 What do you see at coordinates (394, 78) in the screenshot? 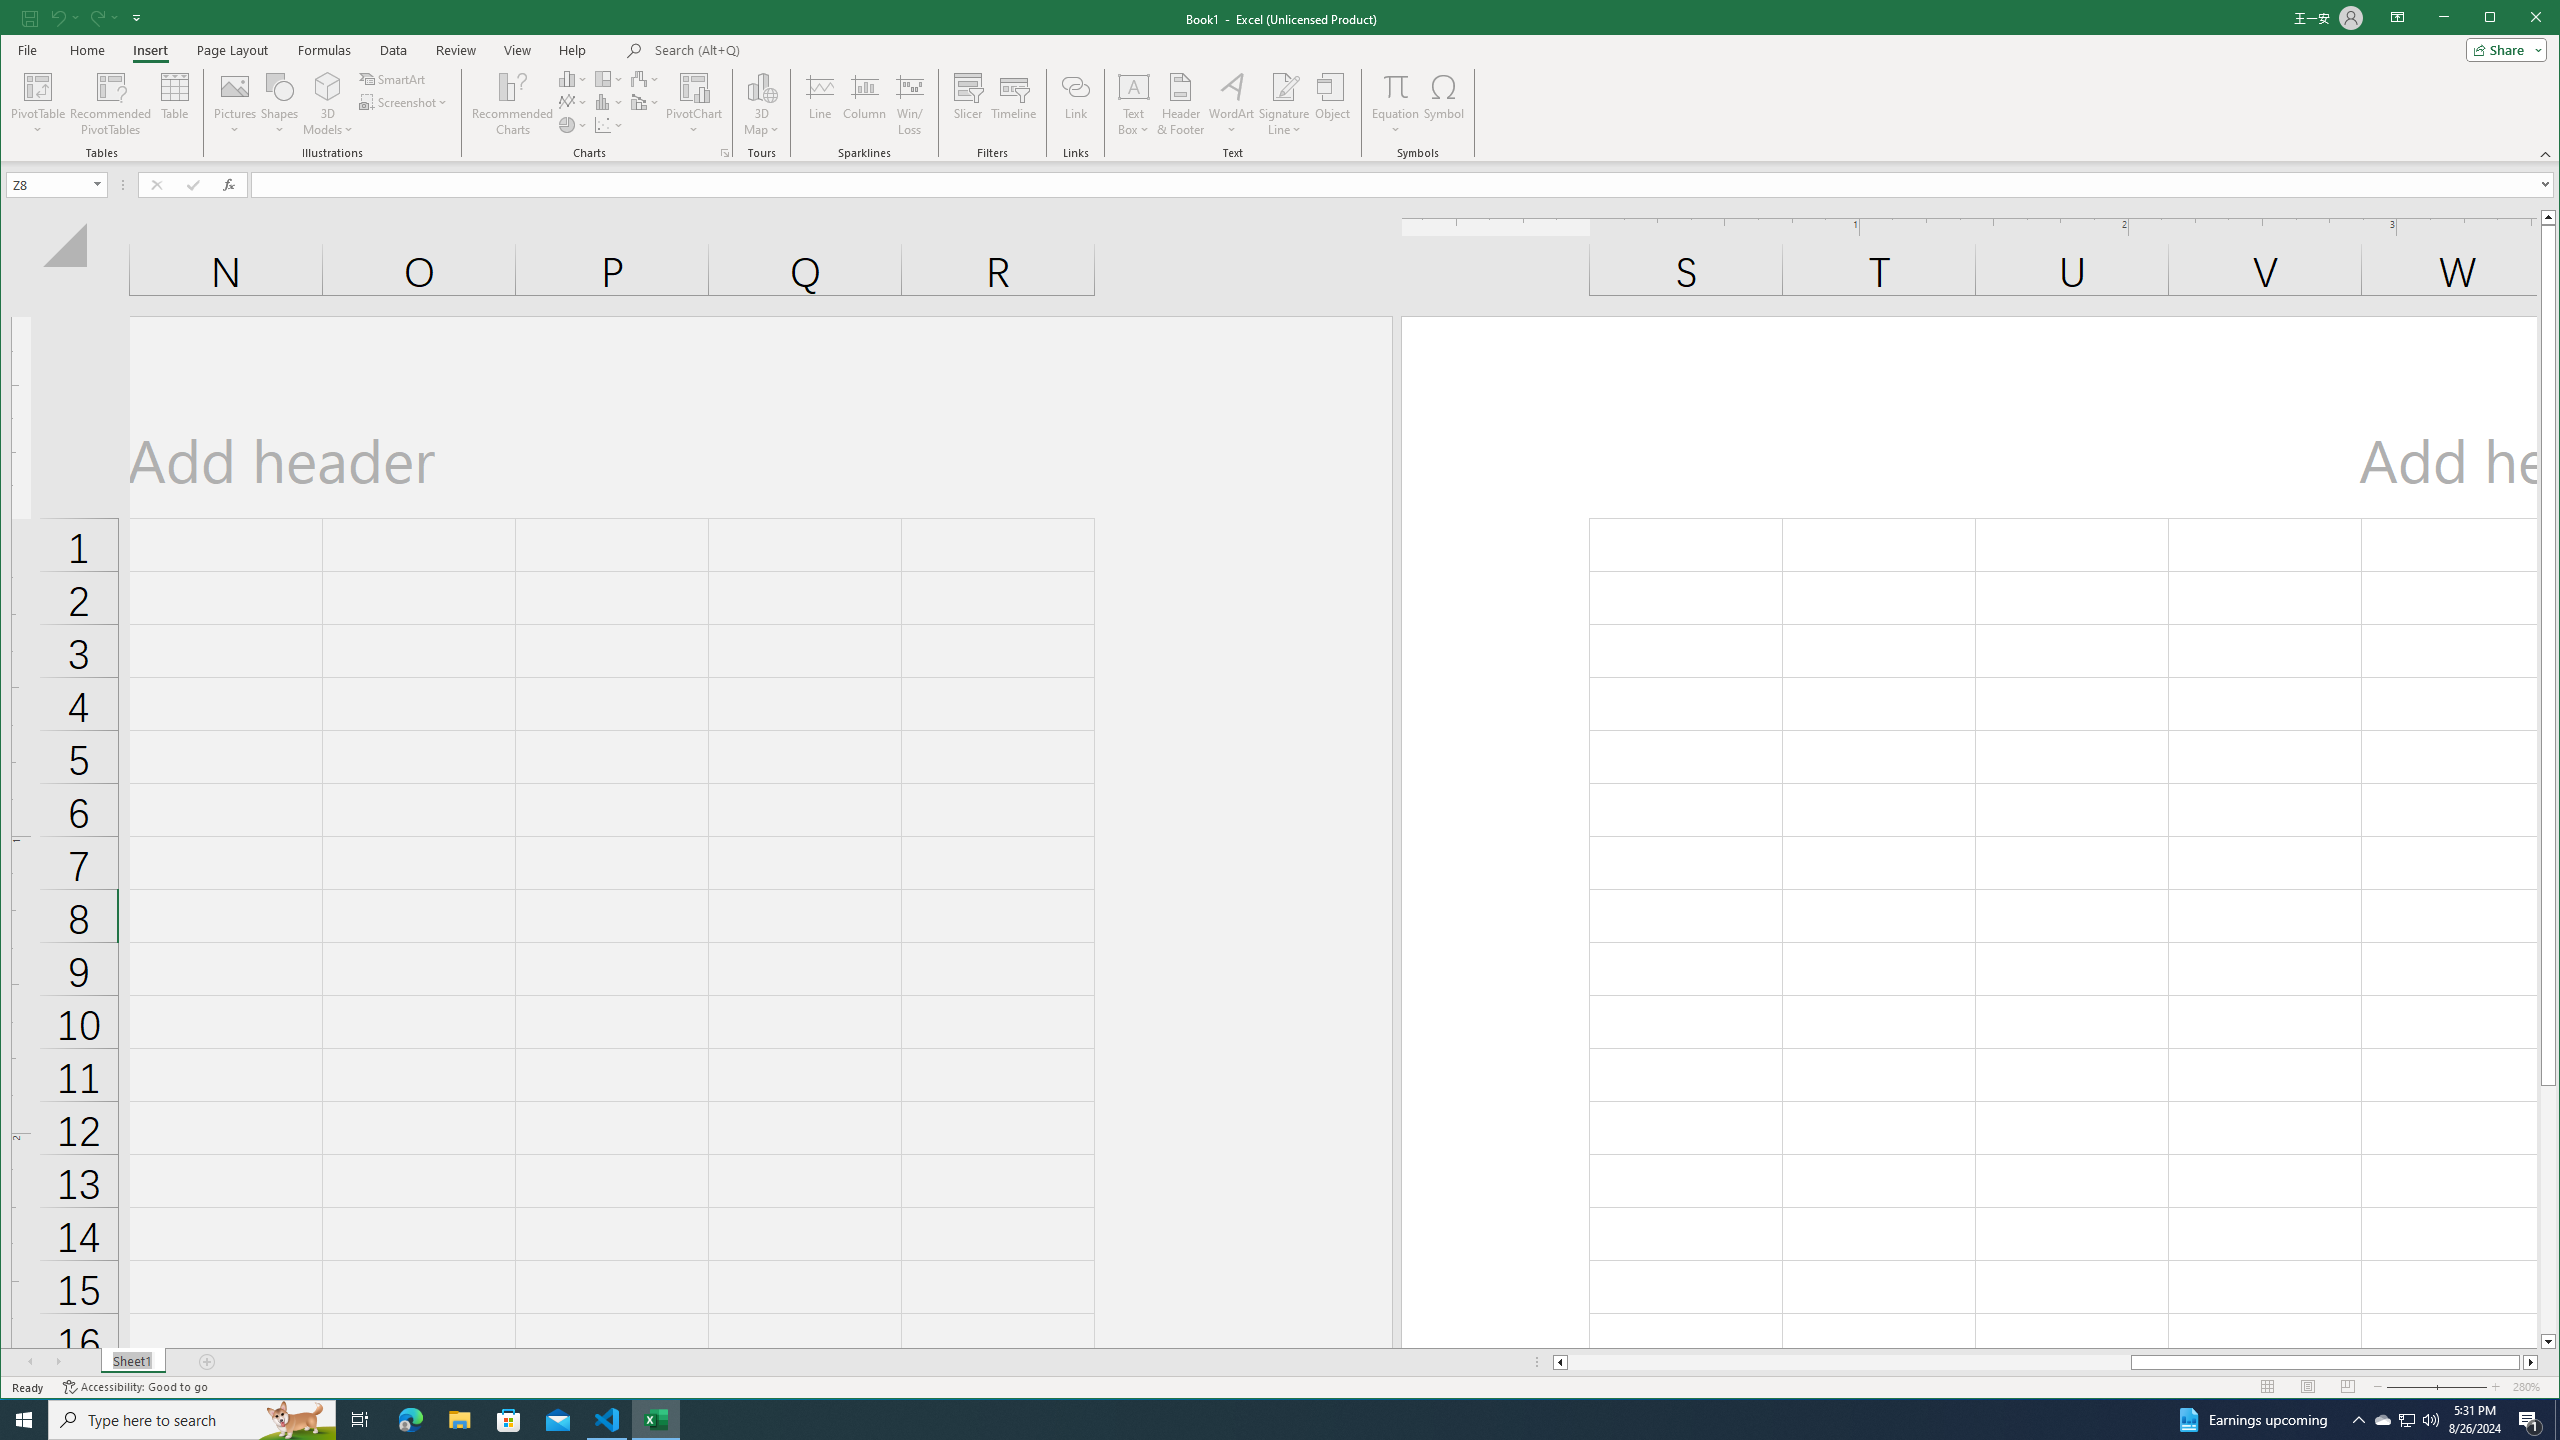
I see `'SmartArt...'` at bounding box center [394, 78].